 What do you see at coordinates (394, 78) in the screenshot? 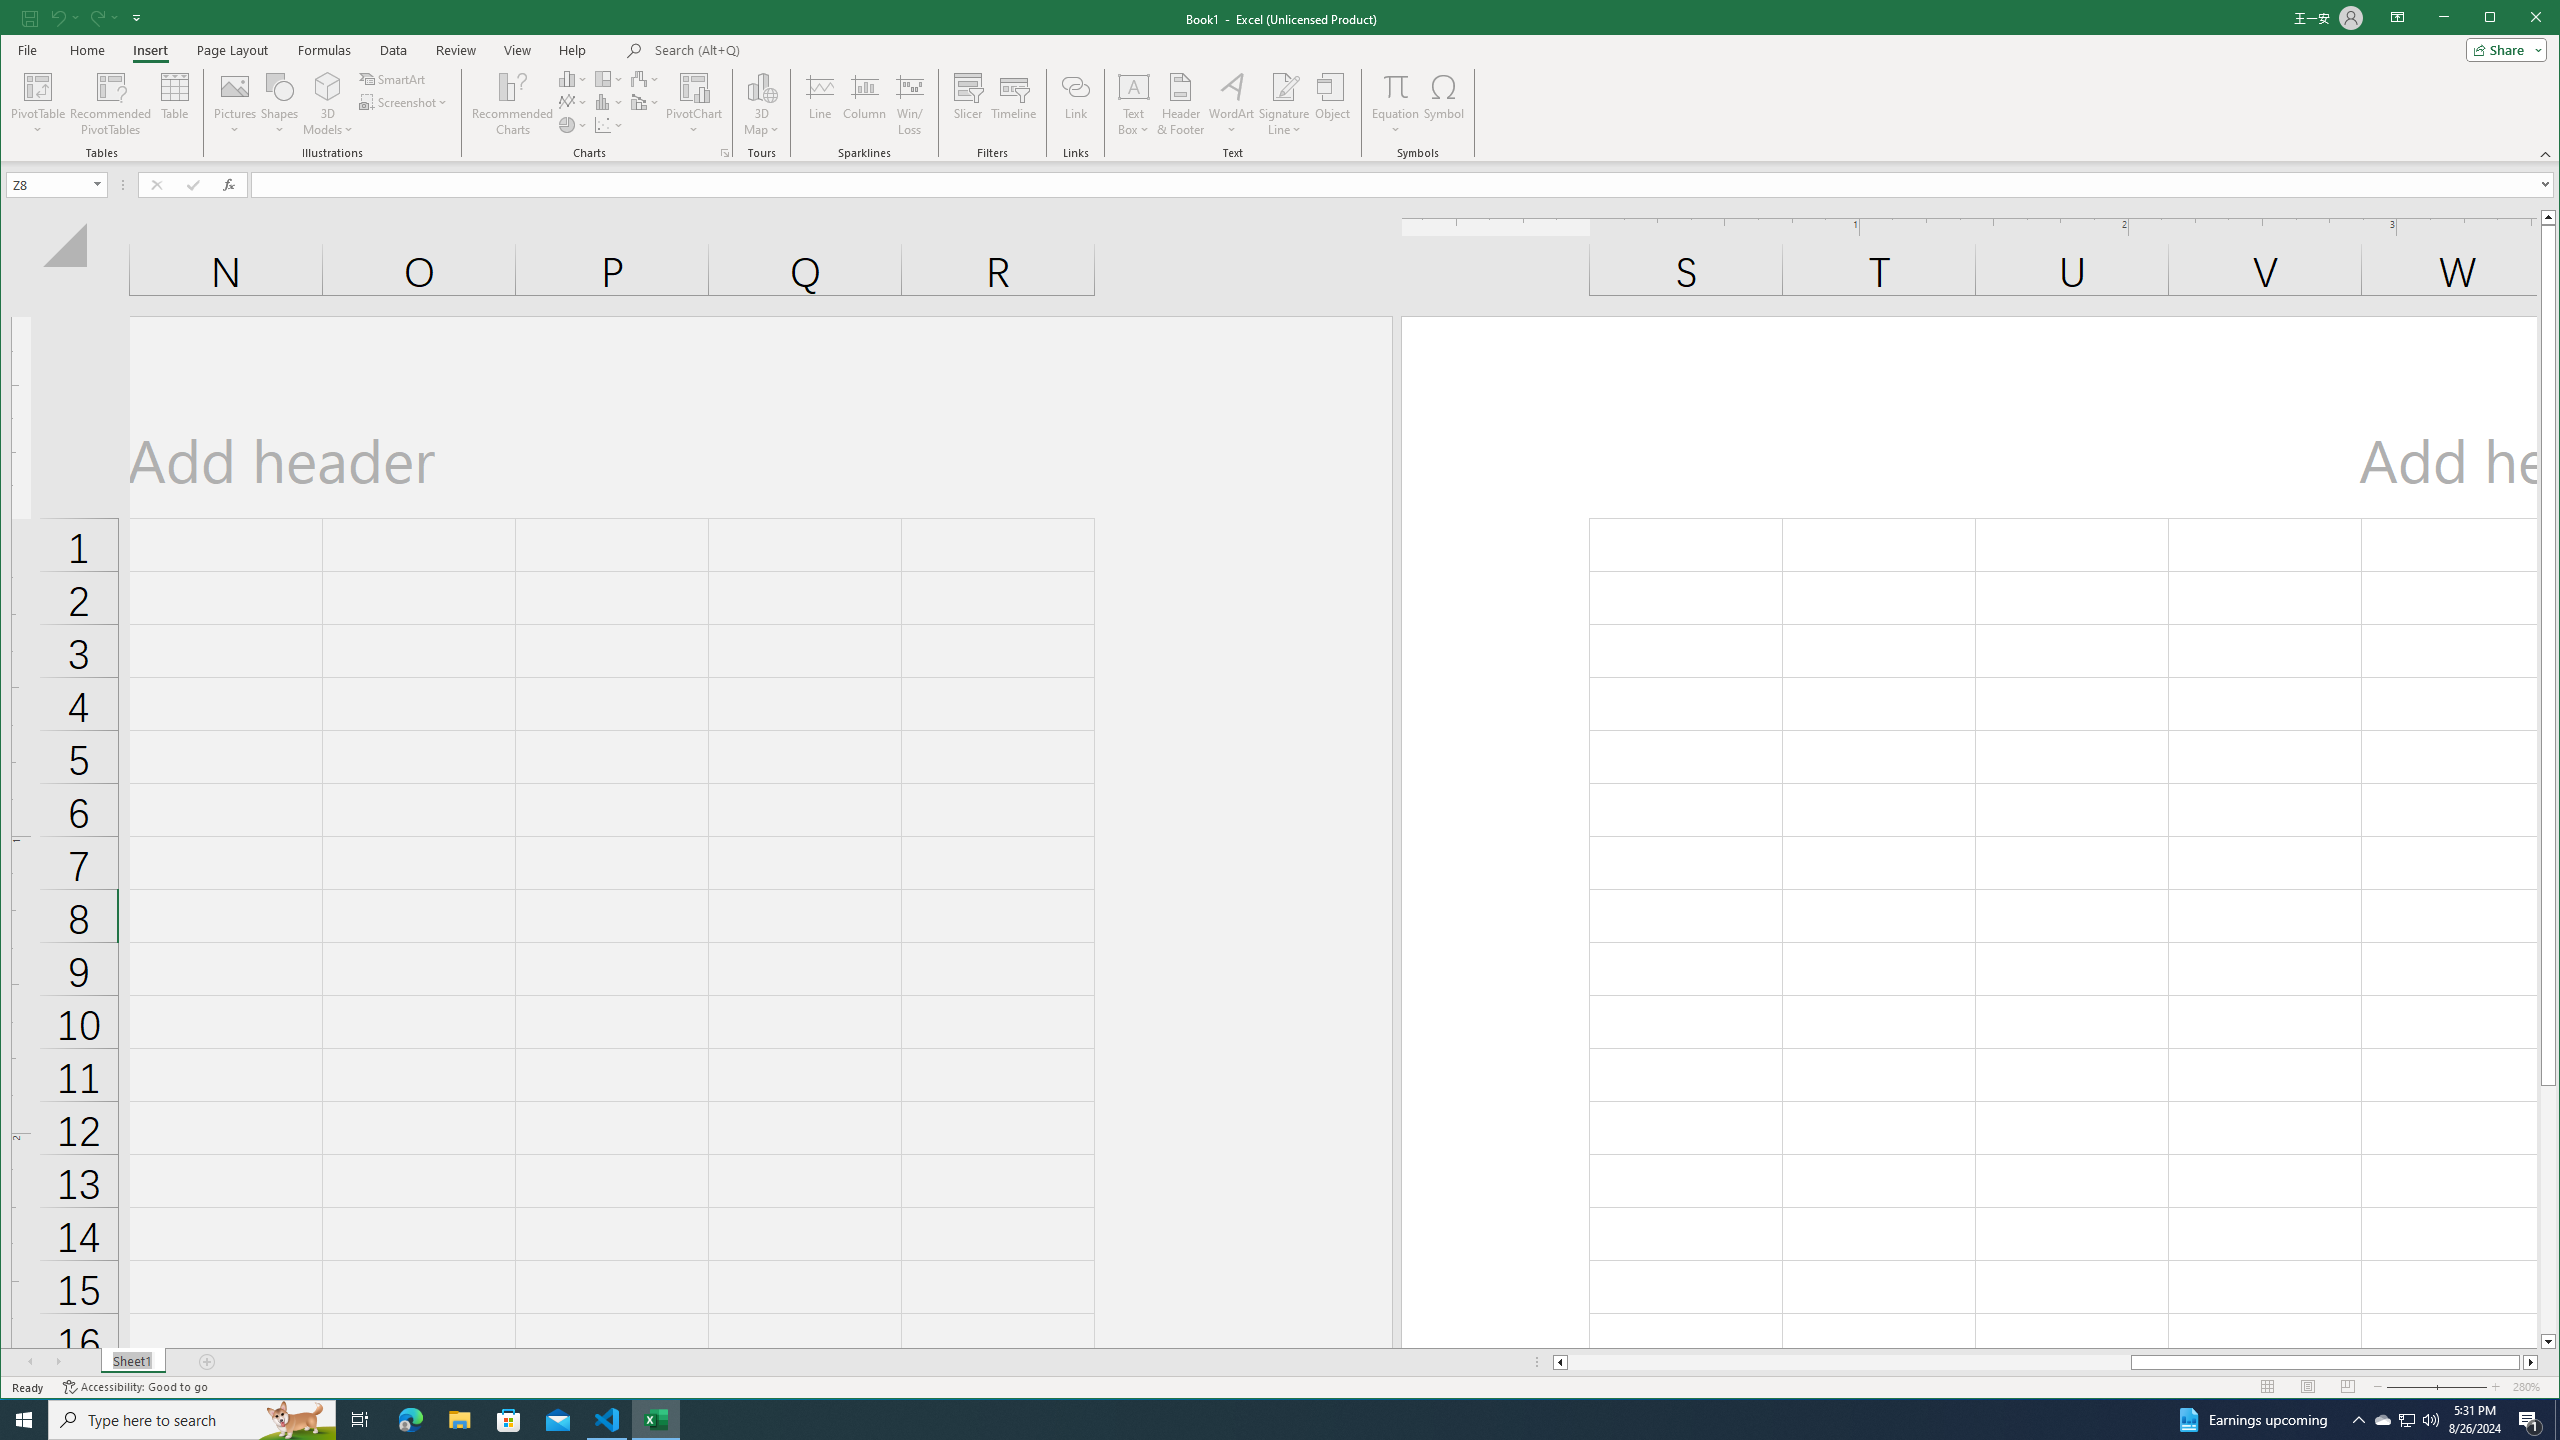
I see `'SmartArt...'` at bounding box center [394, 78].